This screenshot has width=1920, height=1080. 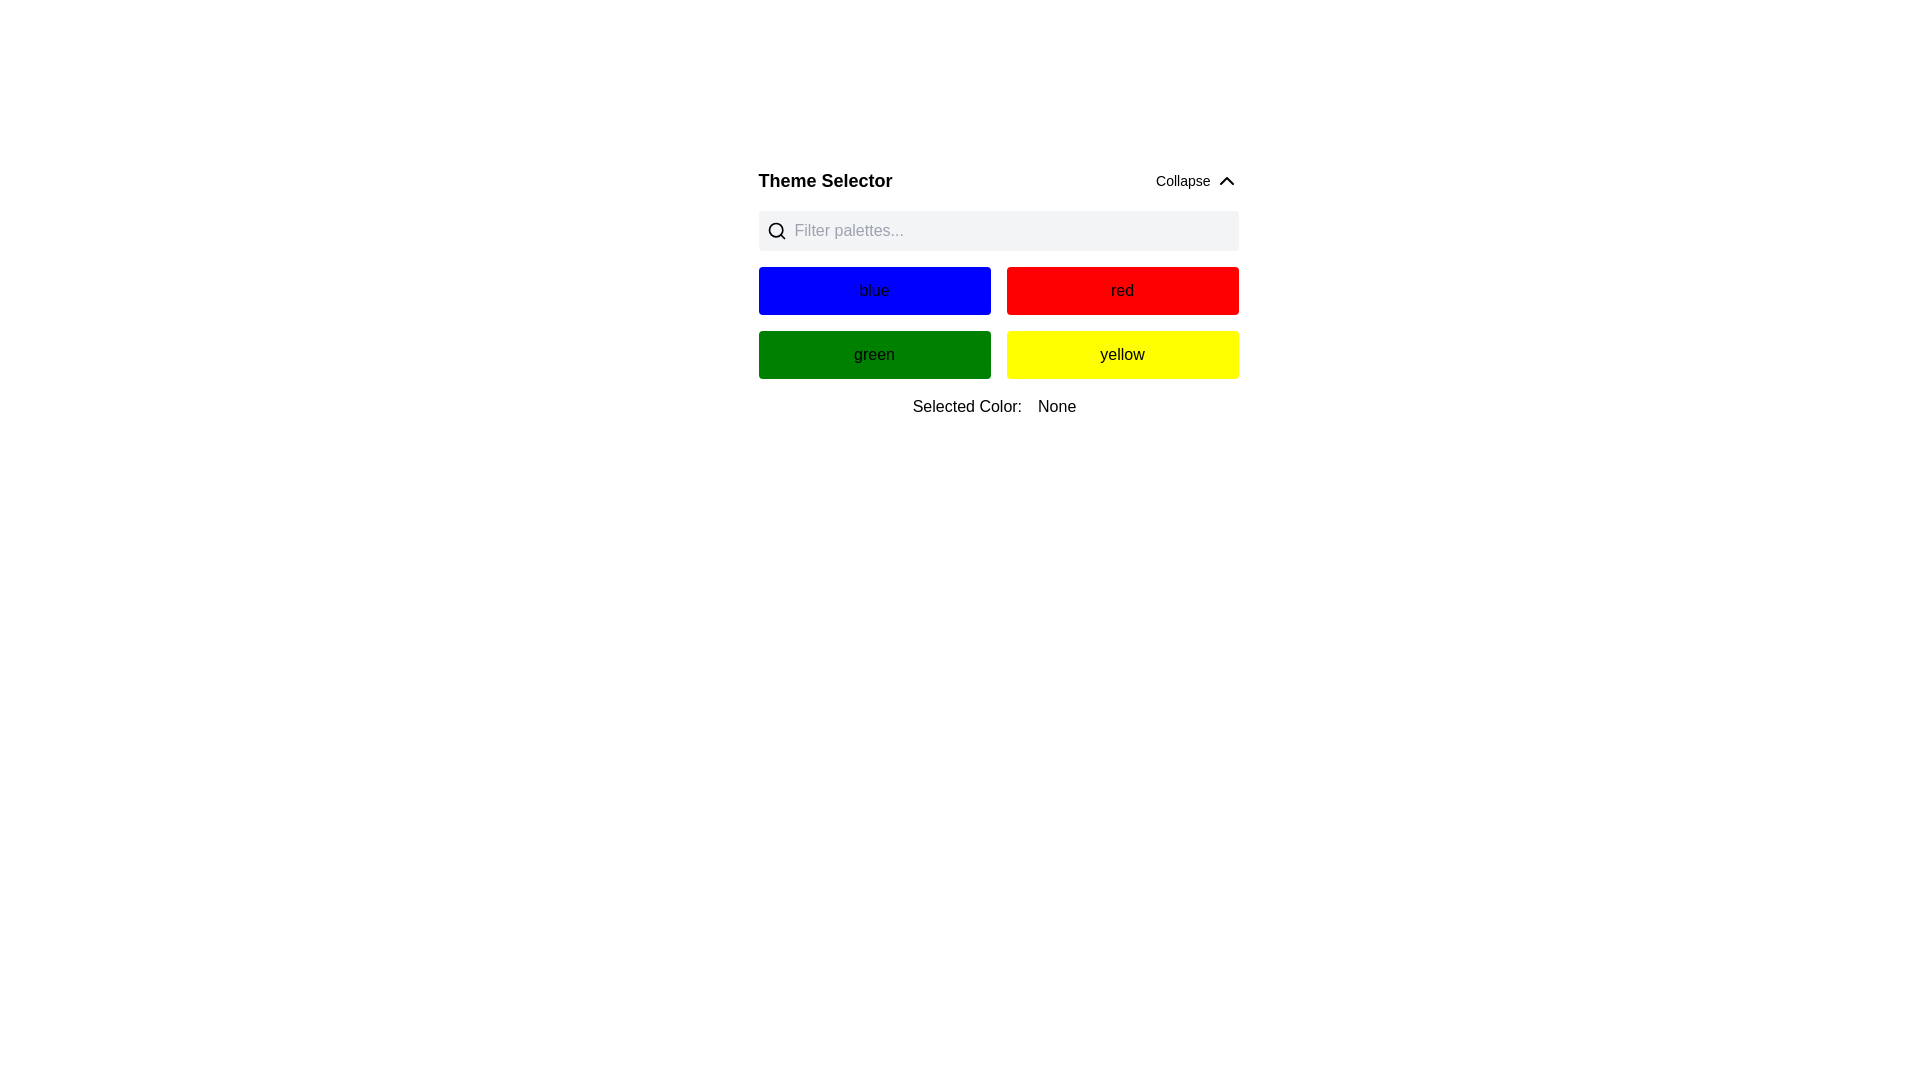 I want to click on the blue button located in the top-left corner of the 2x2 grid layout, so click(x=874, y=290).